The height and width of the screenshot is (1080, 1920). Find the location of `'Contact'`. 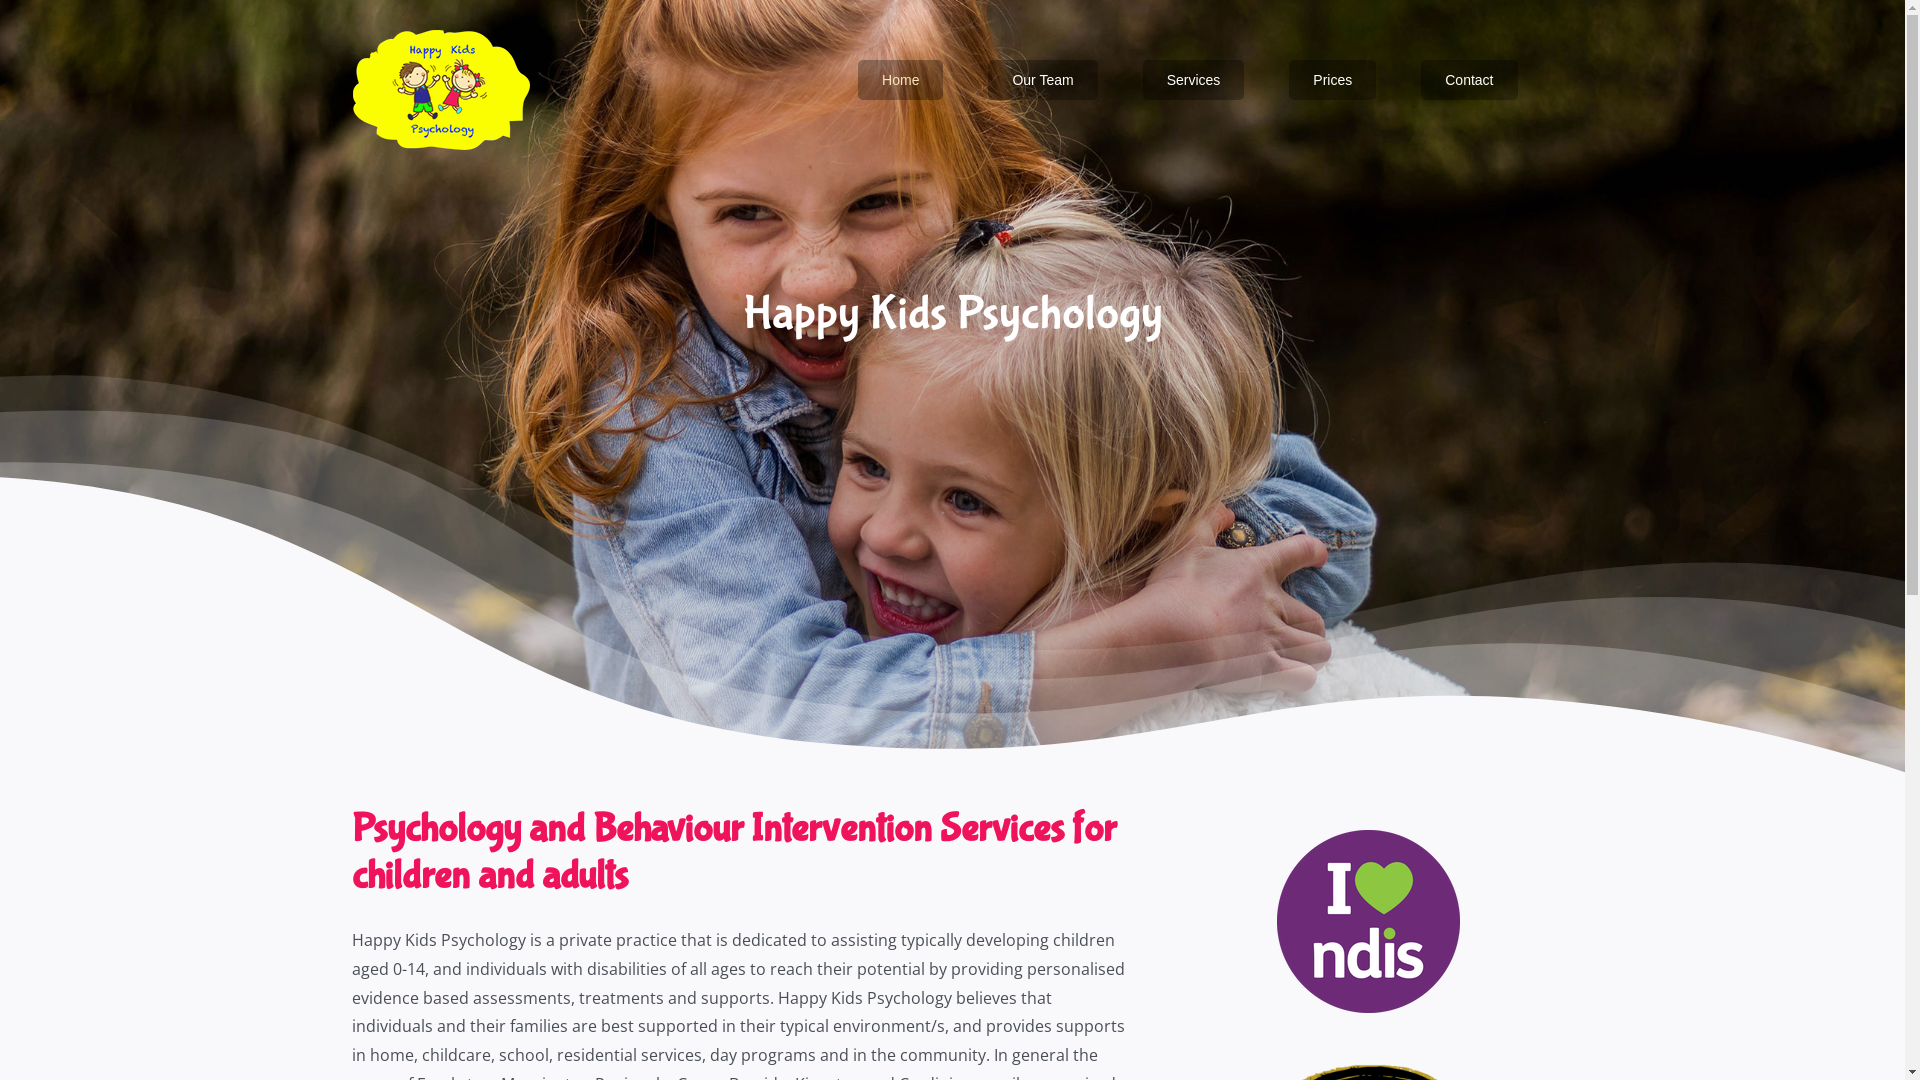

'Contact' is located at coordinates (1419, 79).